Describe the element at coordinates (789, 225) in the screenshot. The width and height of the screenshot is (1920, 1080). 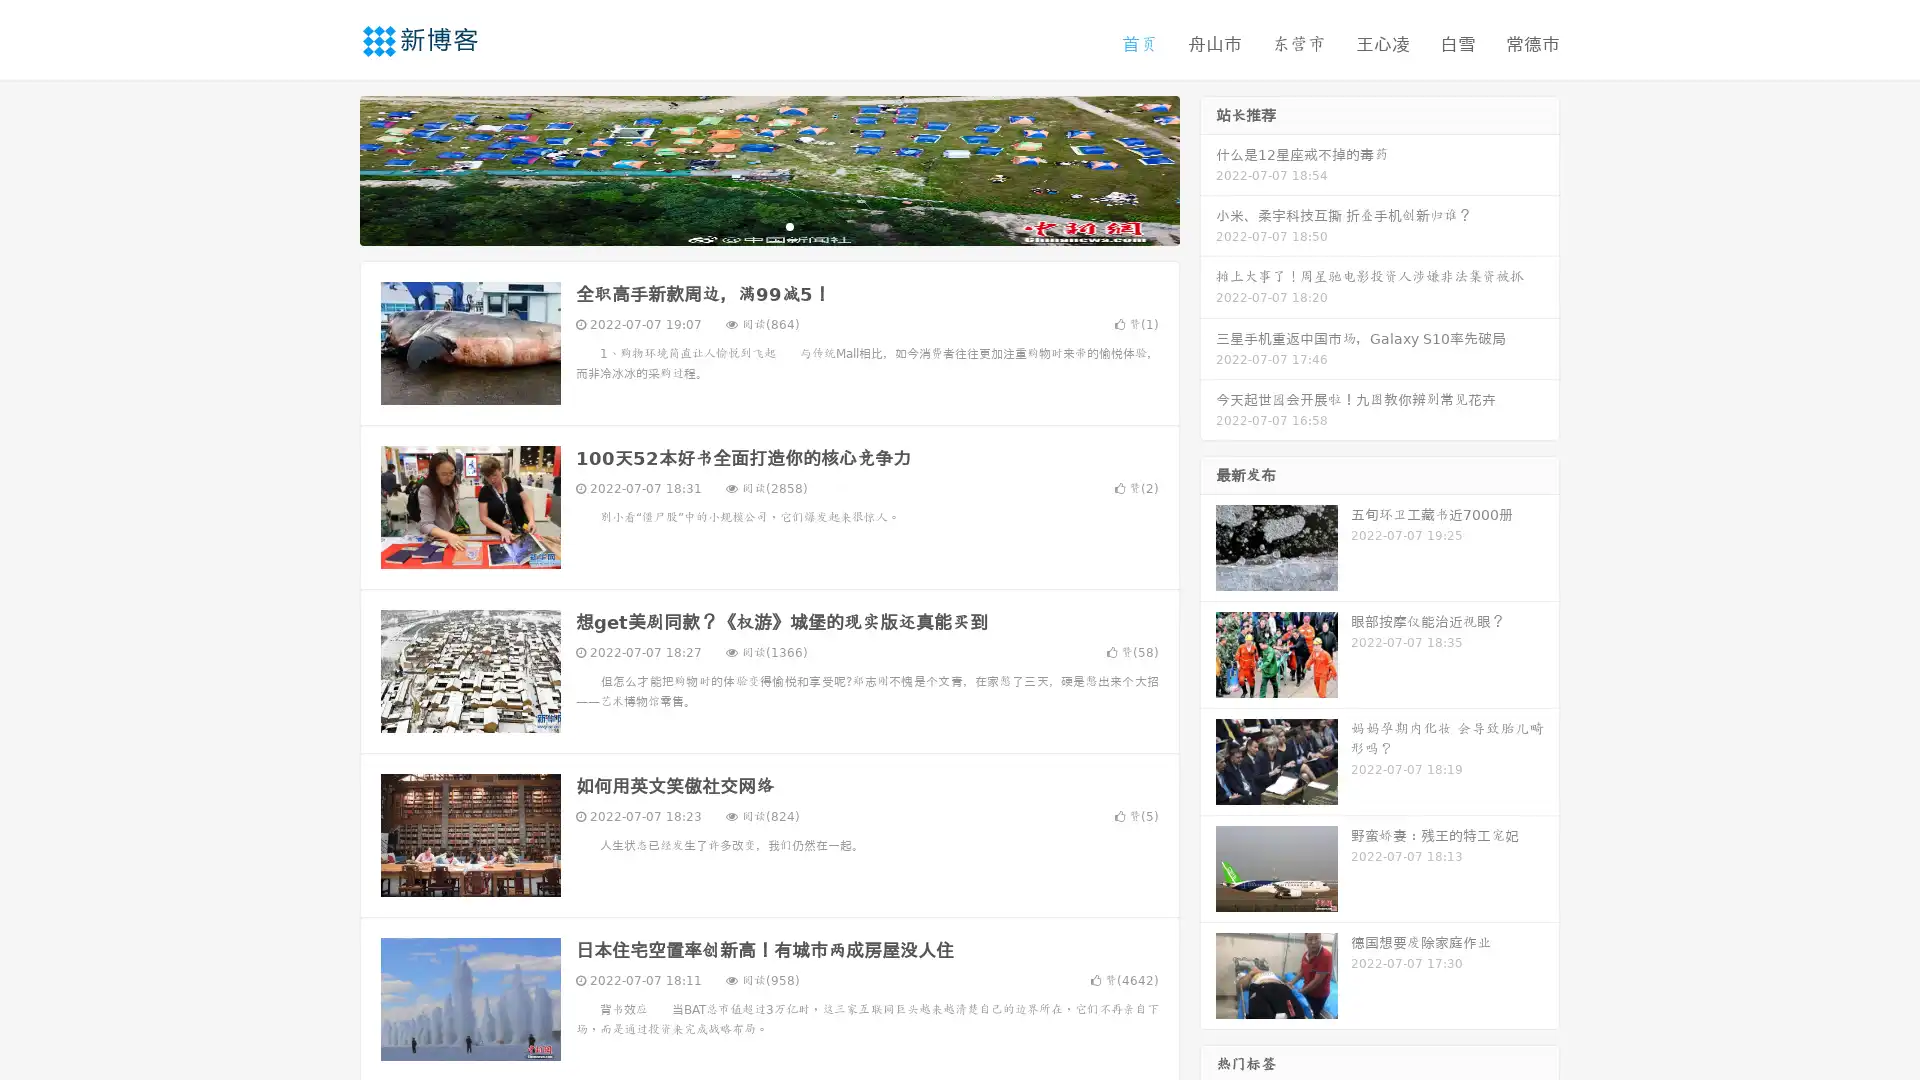
I see `Go to slide 3` at that location.